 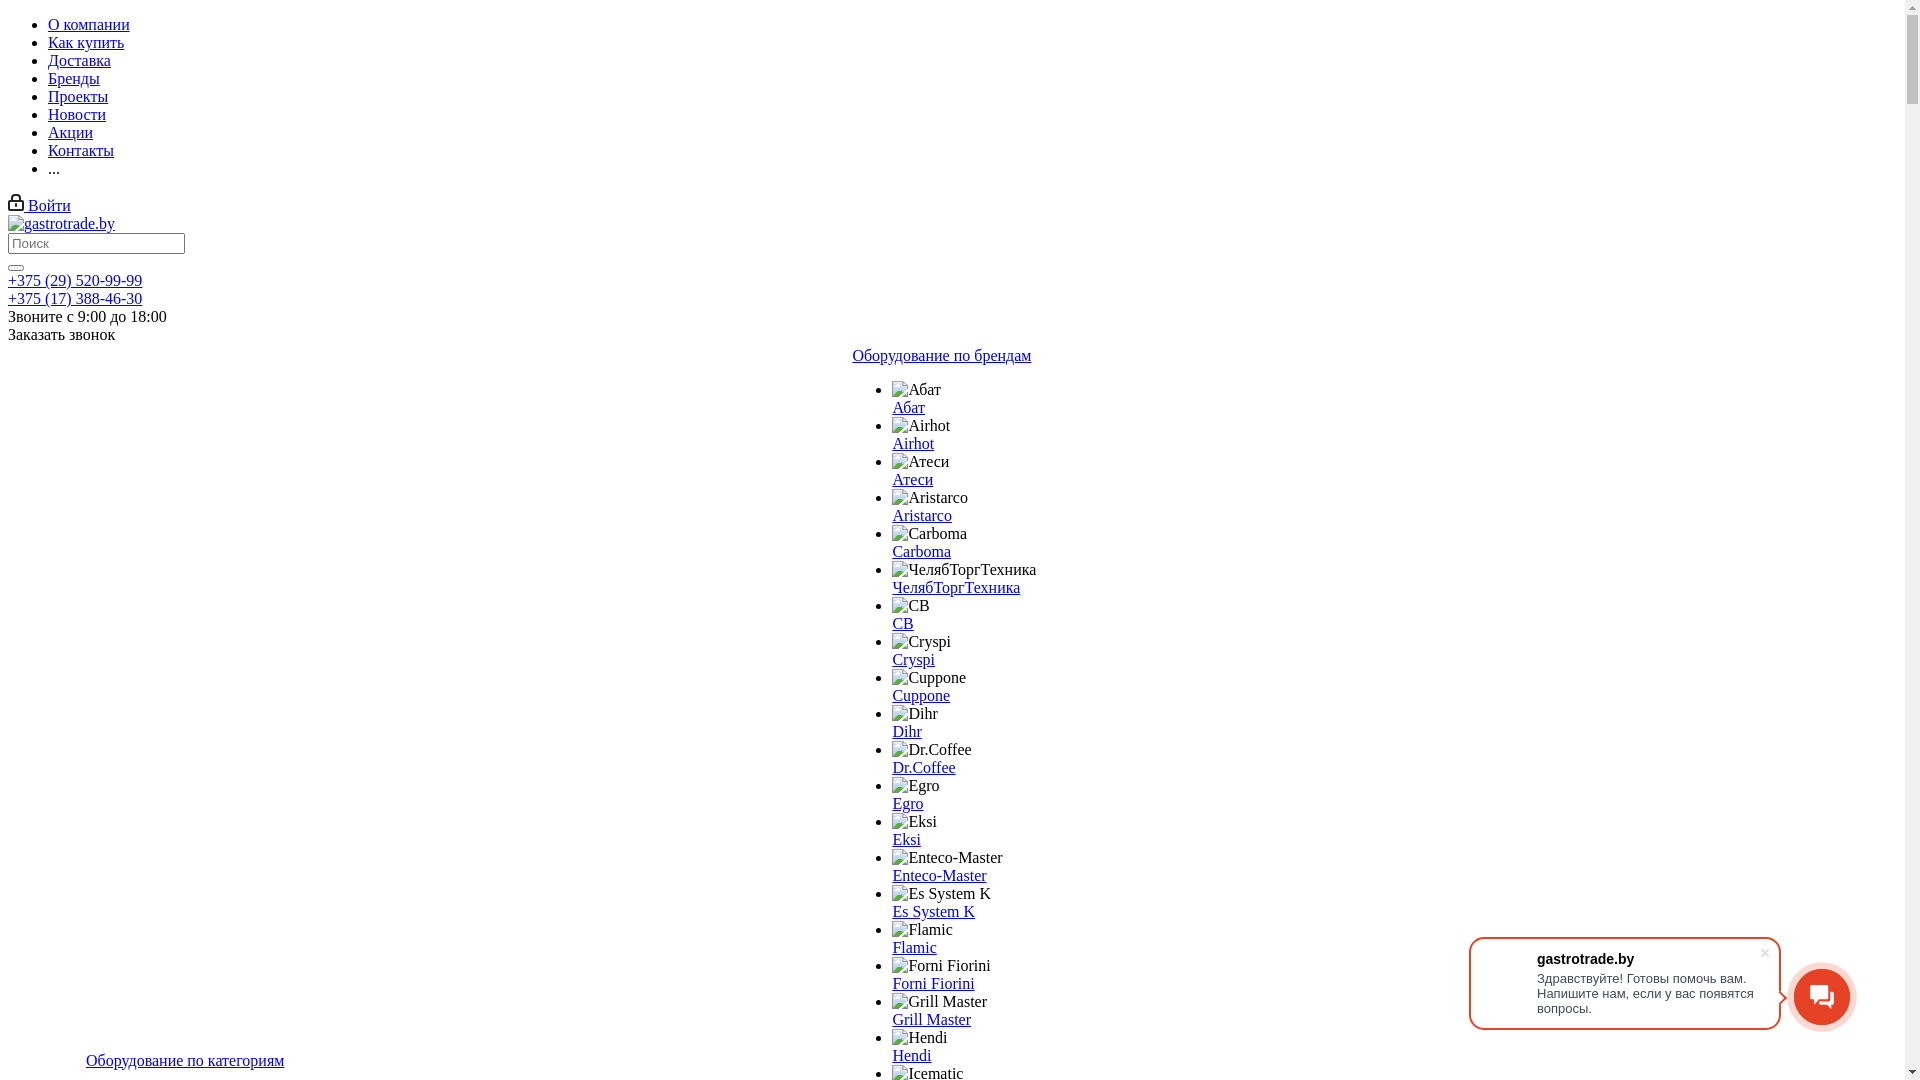 What do you see at coordinates (940, 893) in the screenshot?
I see `'Es System K'` at bounding box center [940, 893].